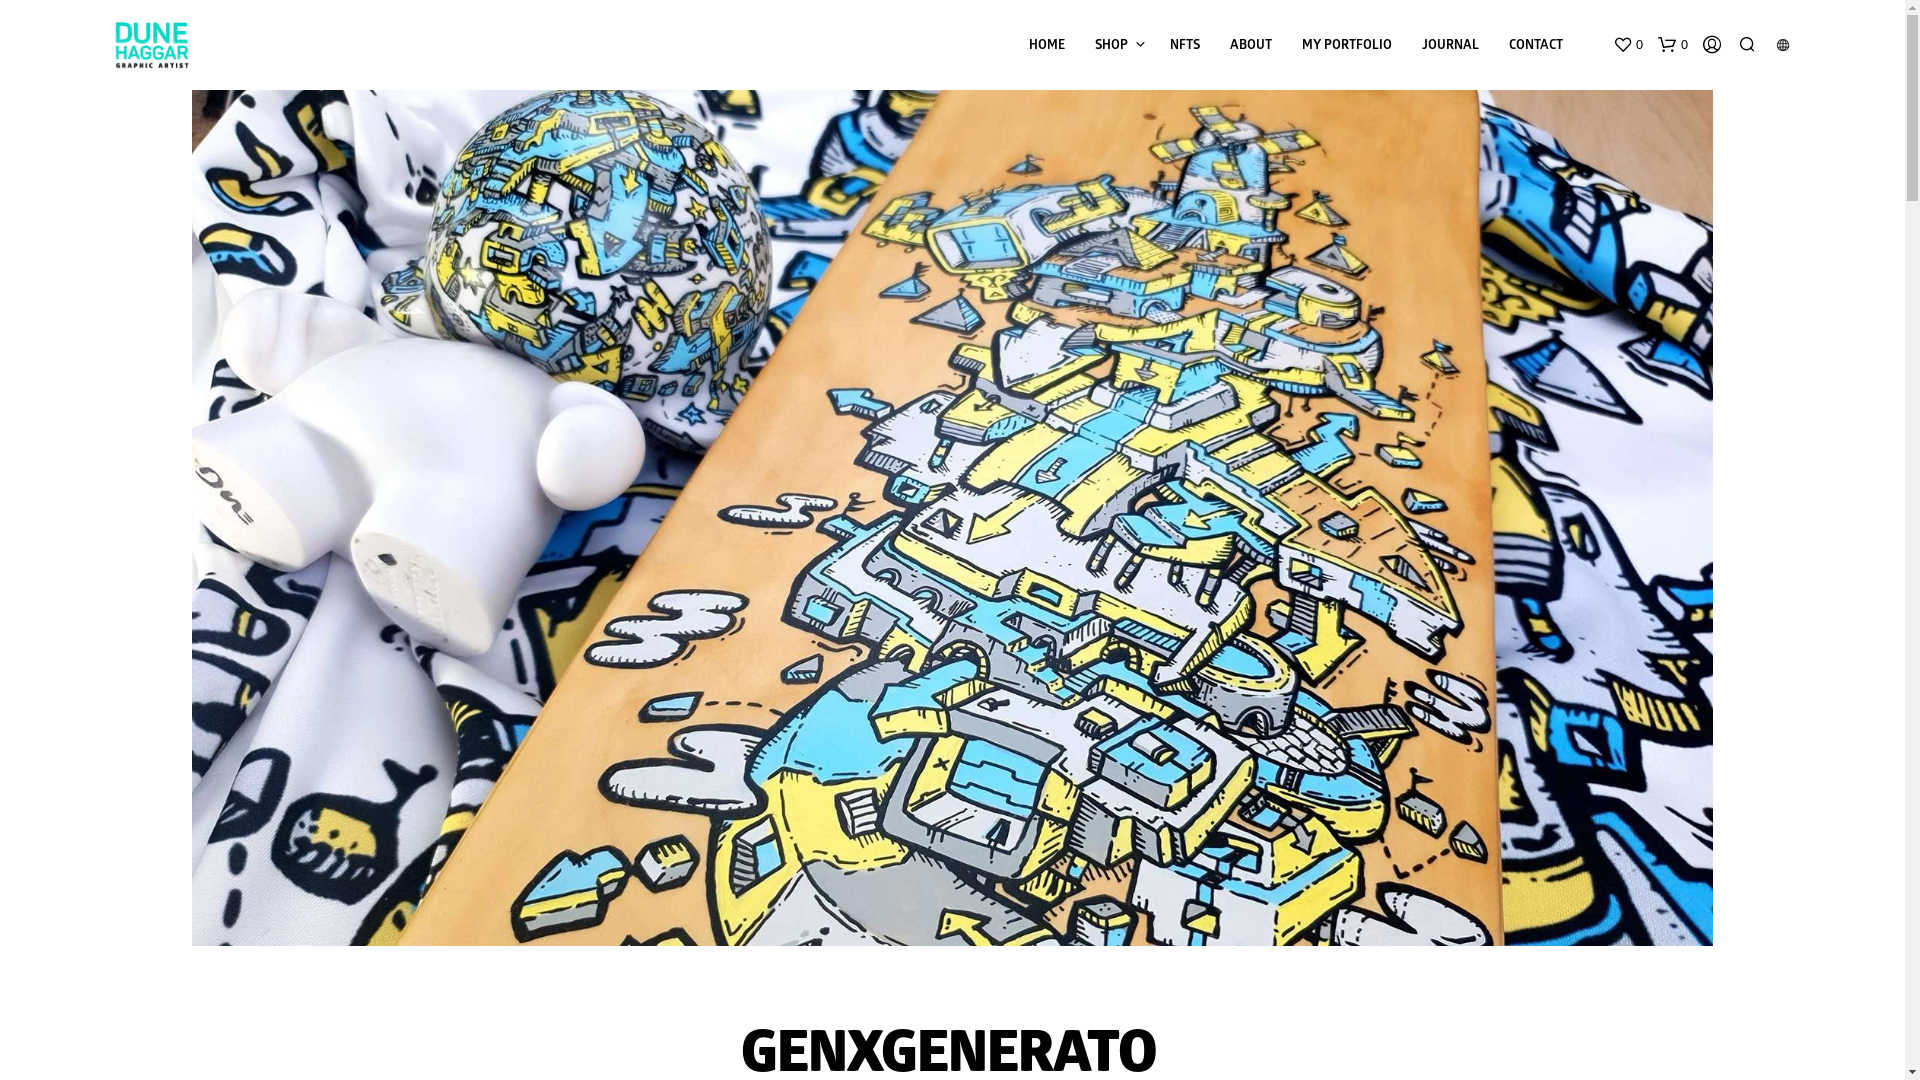 This screenshot has height=1080, width=1920. I want to click on 'HOME', so click(1045, 45).